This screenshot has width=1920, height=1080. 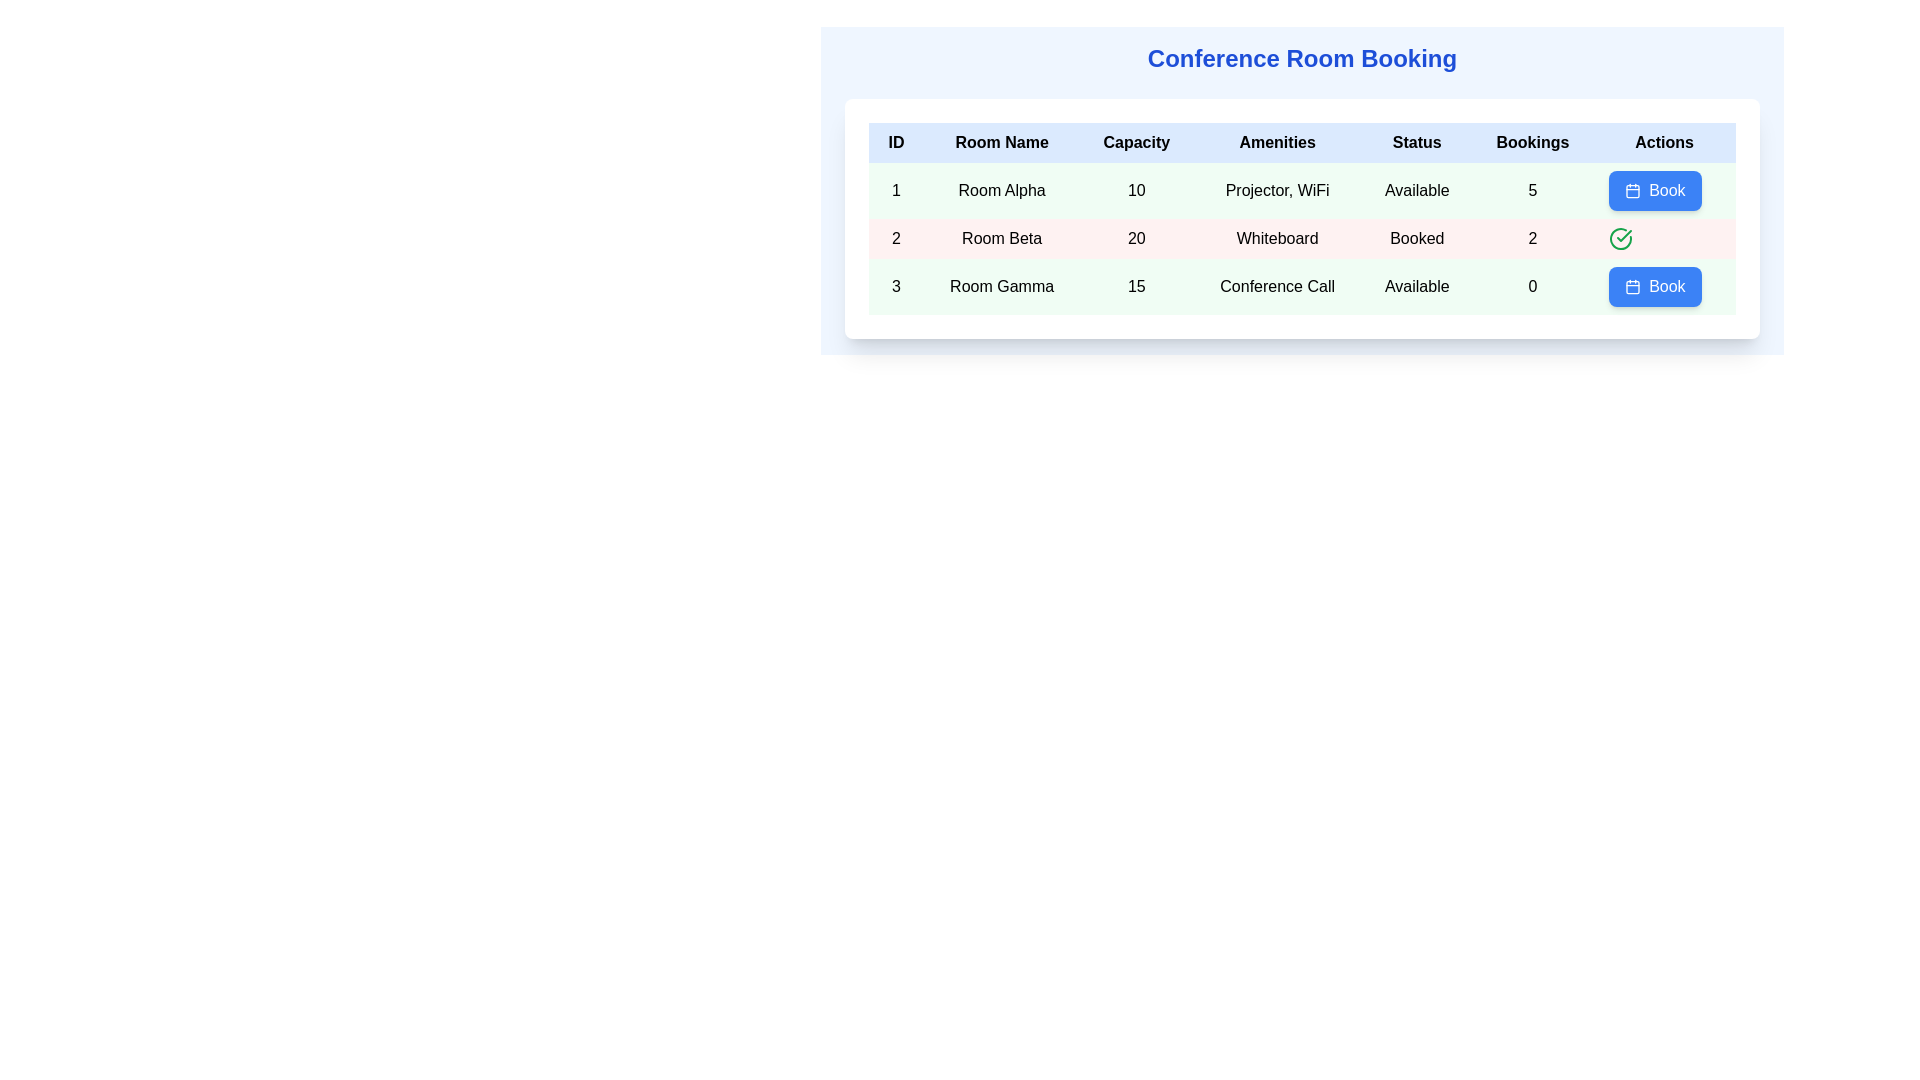 What do you see at coordinates (1633, 191) in the screenshot?
I see `the small calendar icon with a blue background located inside the 'Book' button in the 'Actions' column for 'Room Gamma'` at bounding box center [1633, 191].